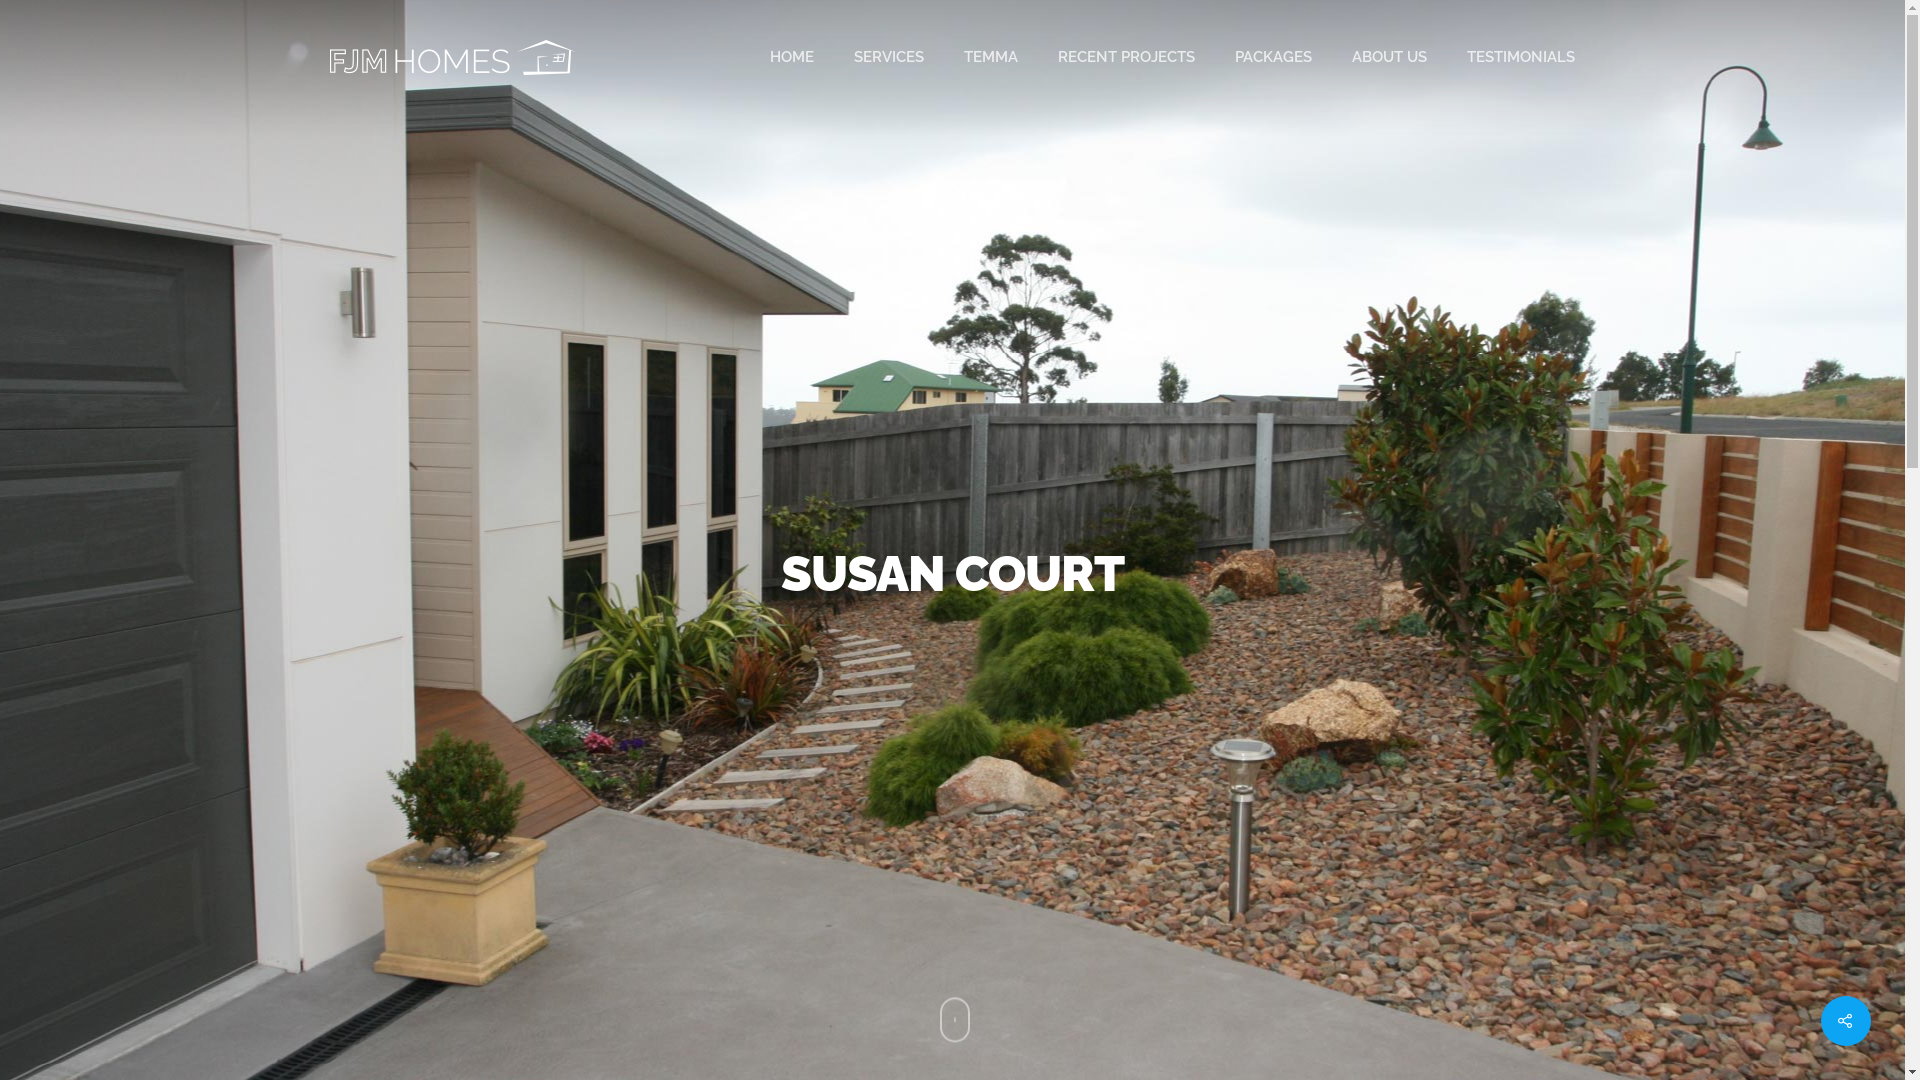  I want to click on 'TEMMA', so click(964, 56).